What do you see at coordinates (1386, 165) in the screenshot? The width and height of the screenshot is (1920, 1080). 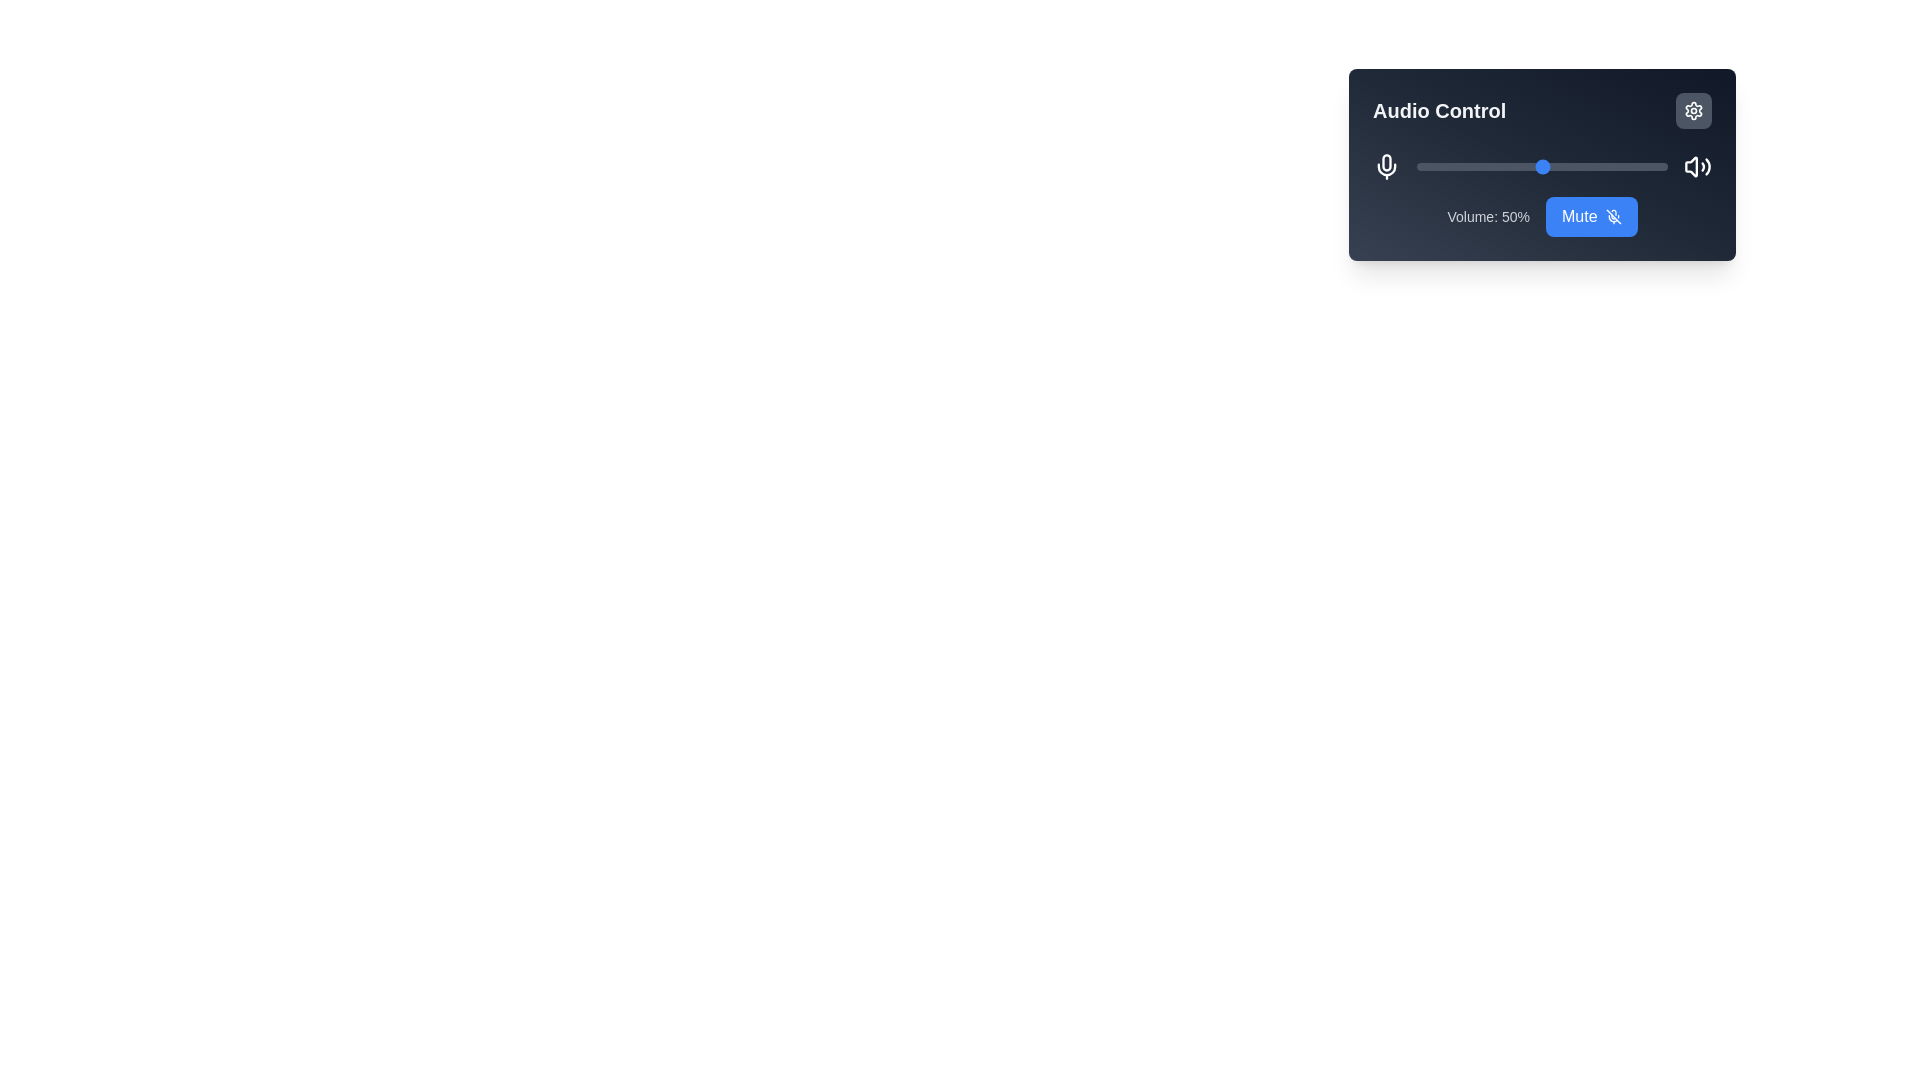 I see `the microphone icon with a white outline on a dark background` at bounding box center [1386, 165].